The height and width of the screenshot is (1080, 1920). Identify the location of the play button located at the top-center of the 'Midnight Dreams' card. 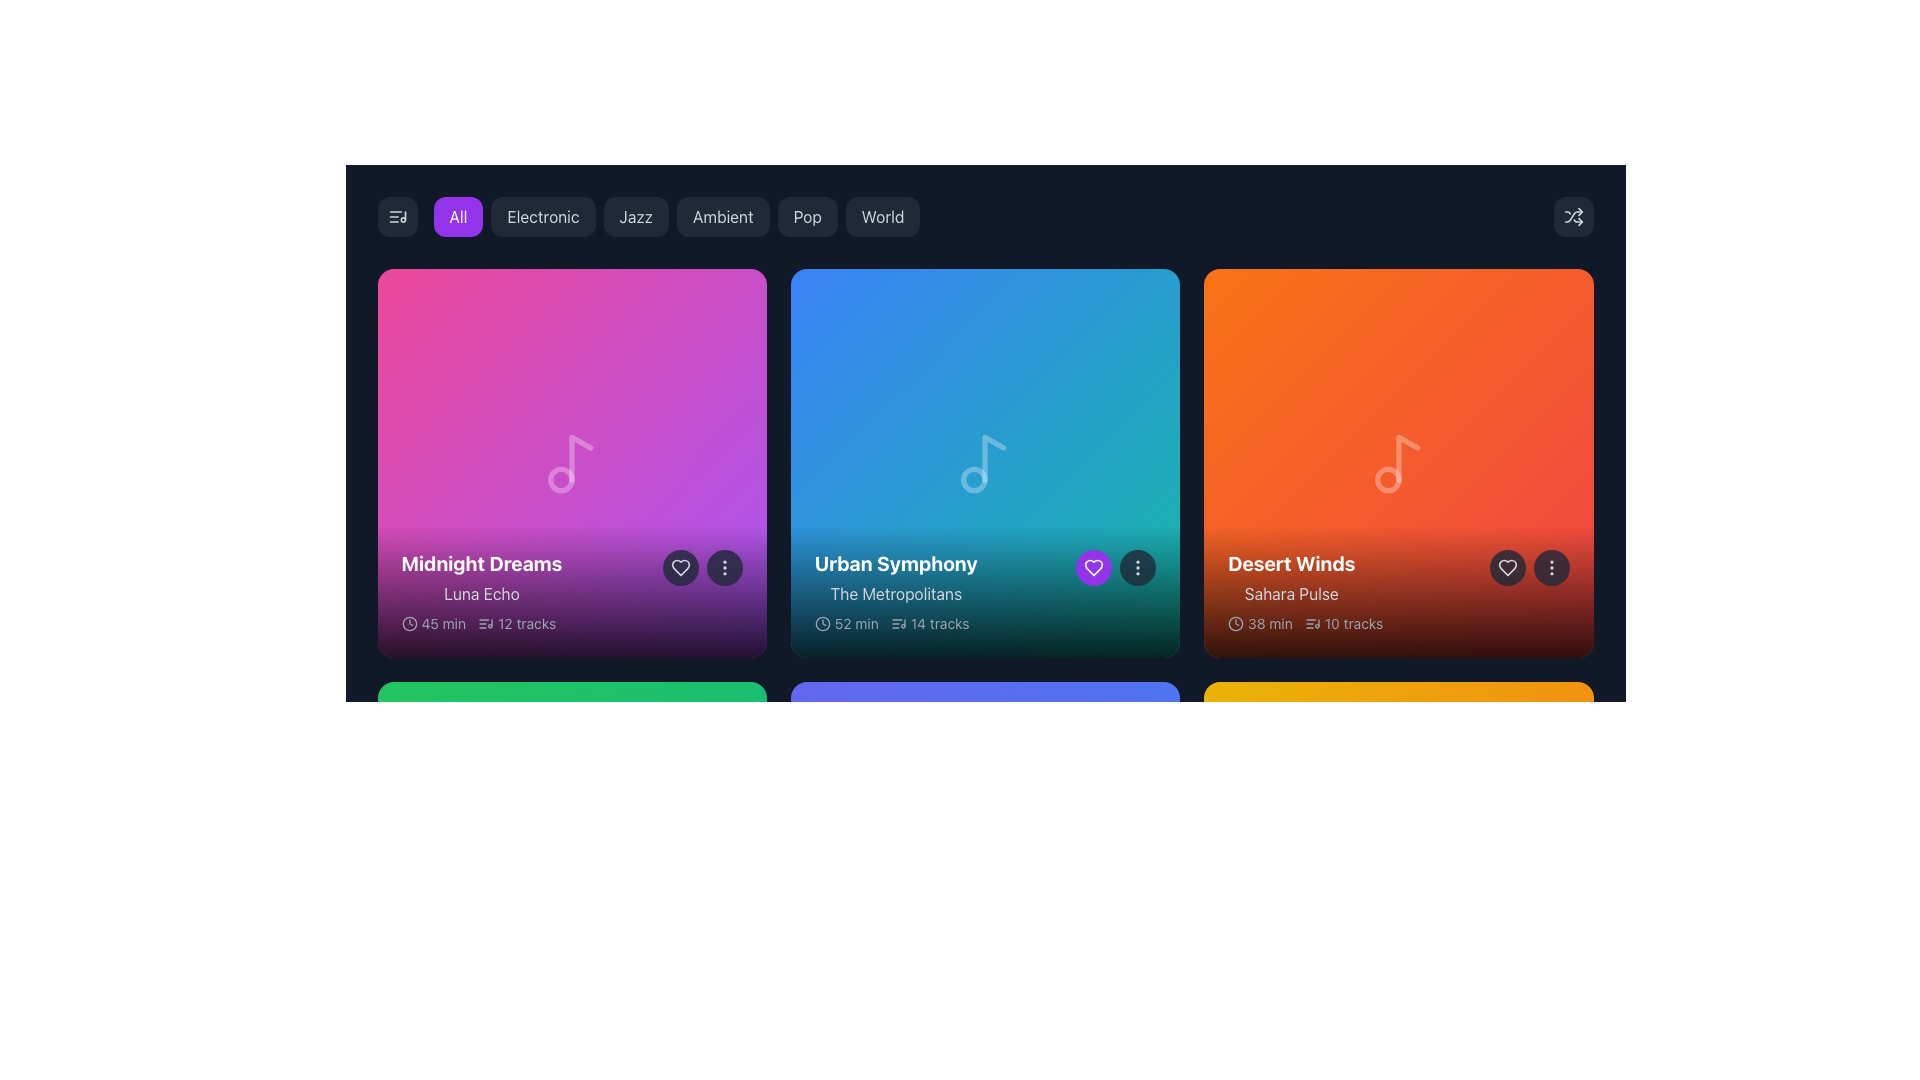
(573, 463).